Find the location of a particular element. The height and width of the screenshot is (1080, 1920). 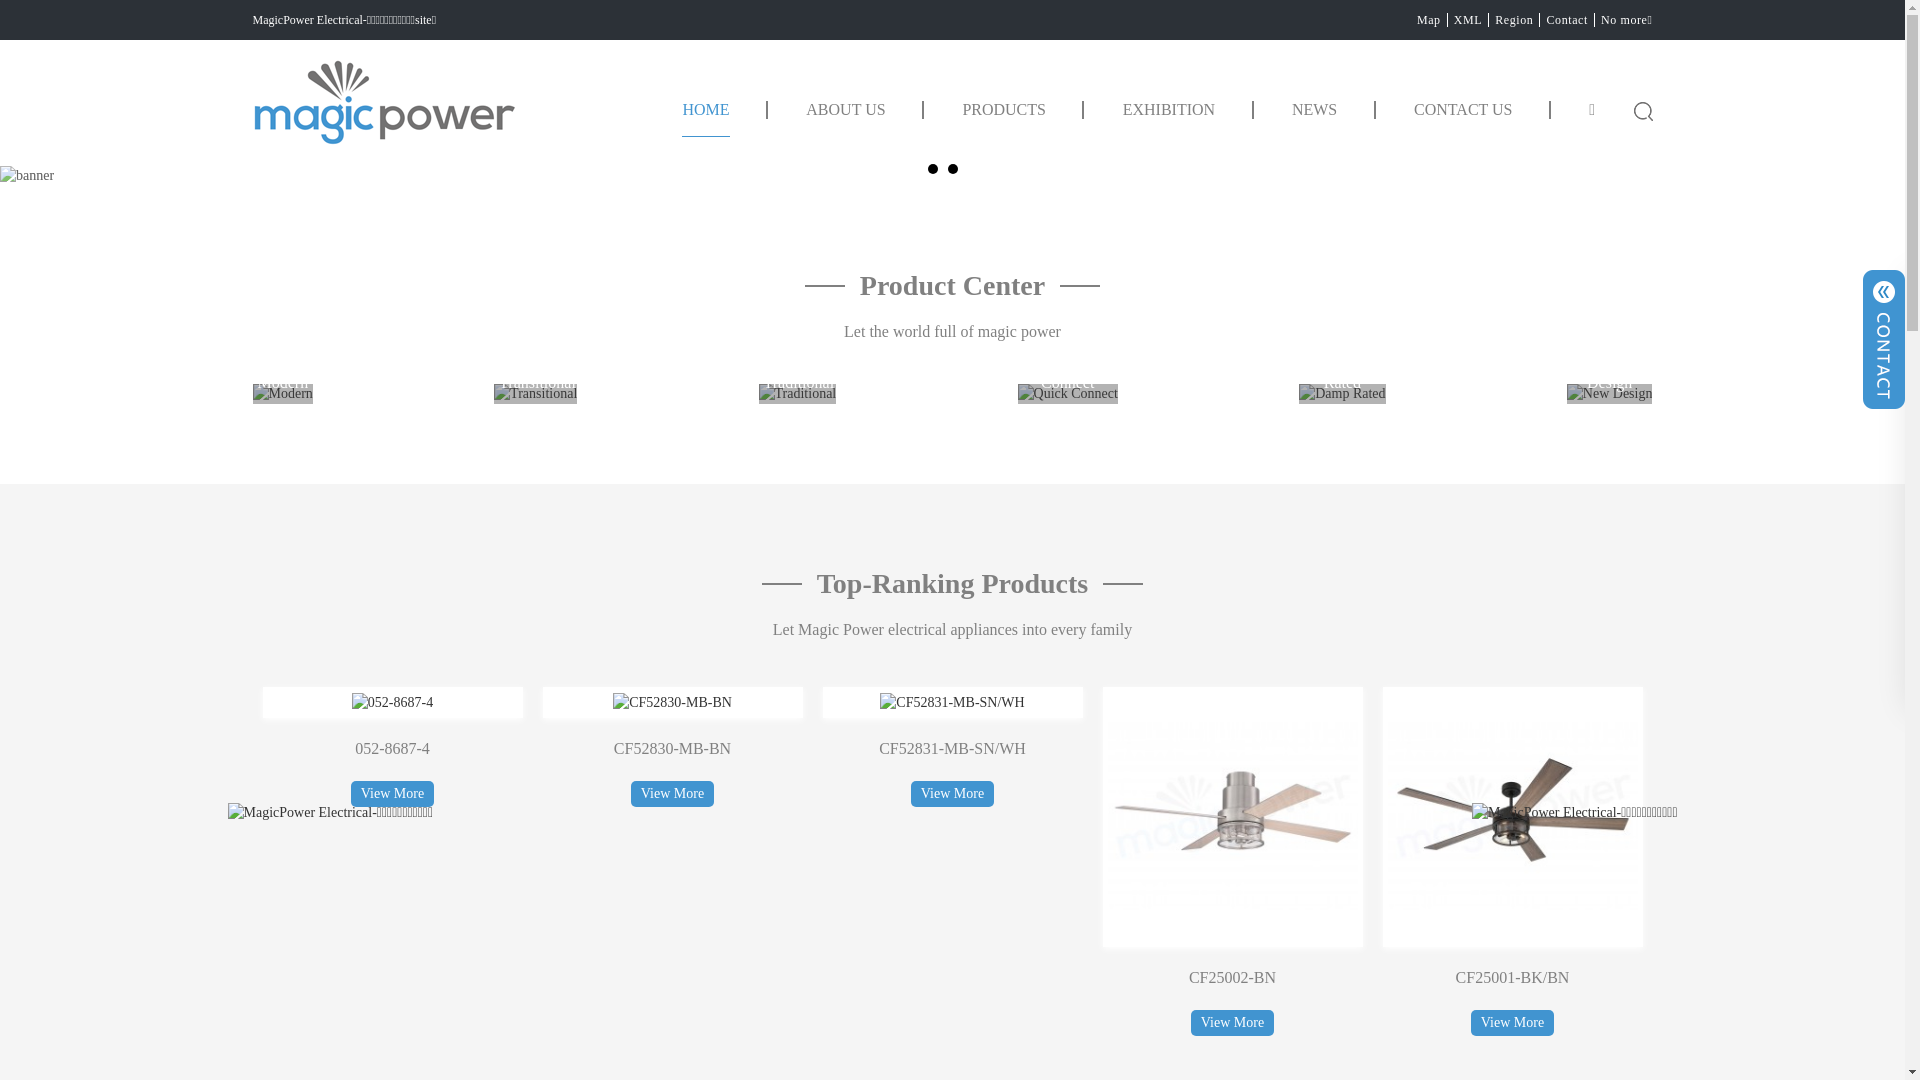

'CONTACT US' is located at coordinates (1463, 118).